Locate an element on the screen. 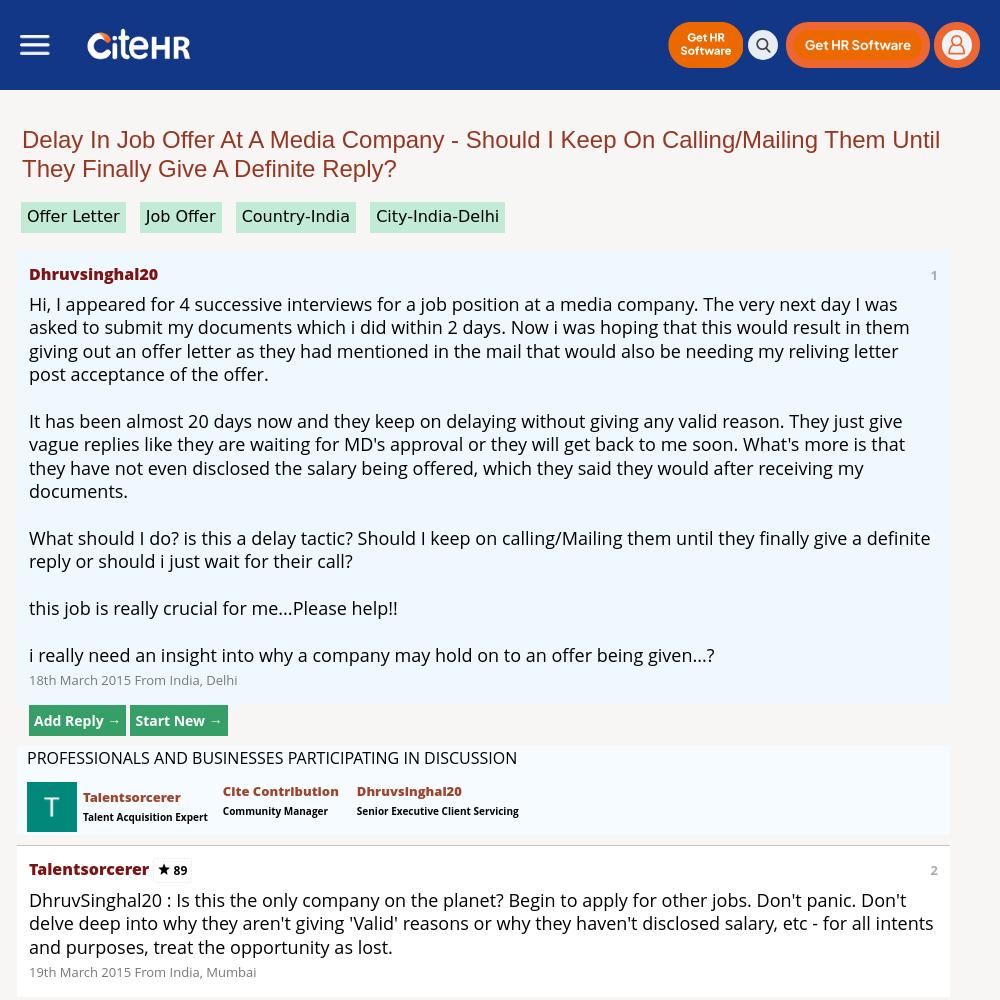 Image resolution: width=1000 pixels, height=1000 pixels. 'PROFESSIONALS AND BUSINESSES PARTICIPATING IN DISCUSSION' is located at coordinates (272, 757).